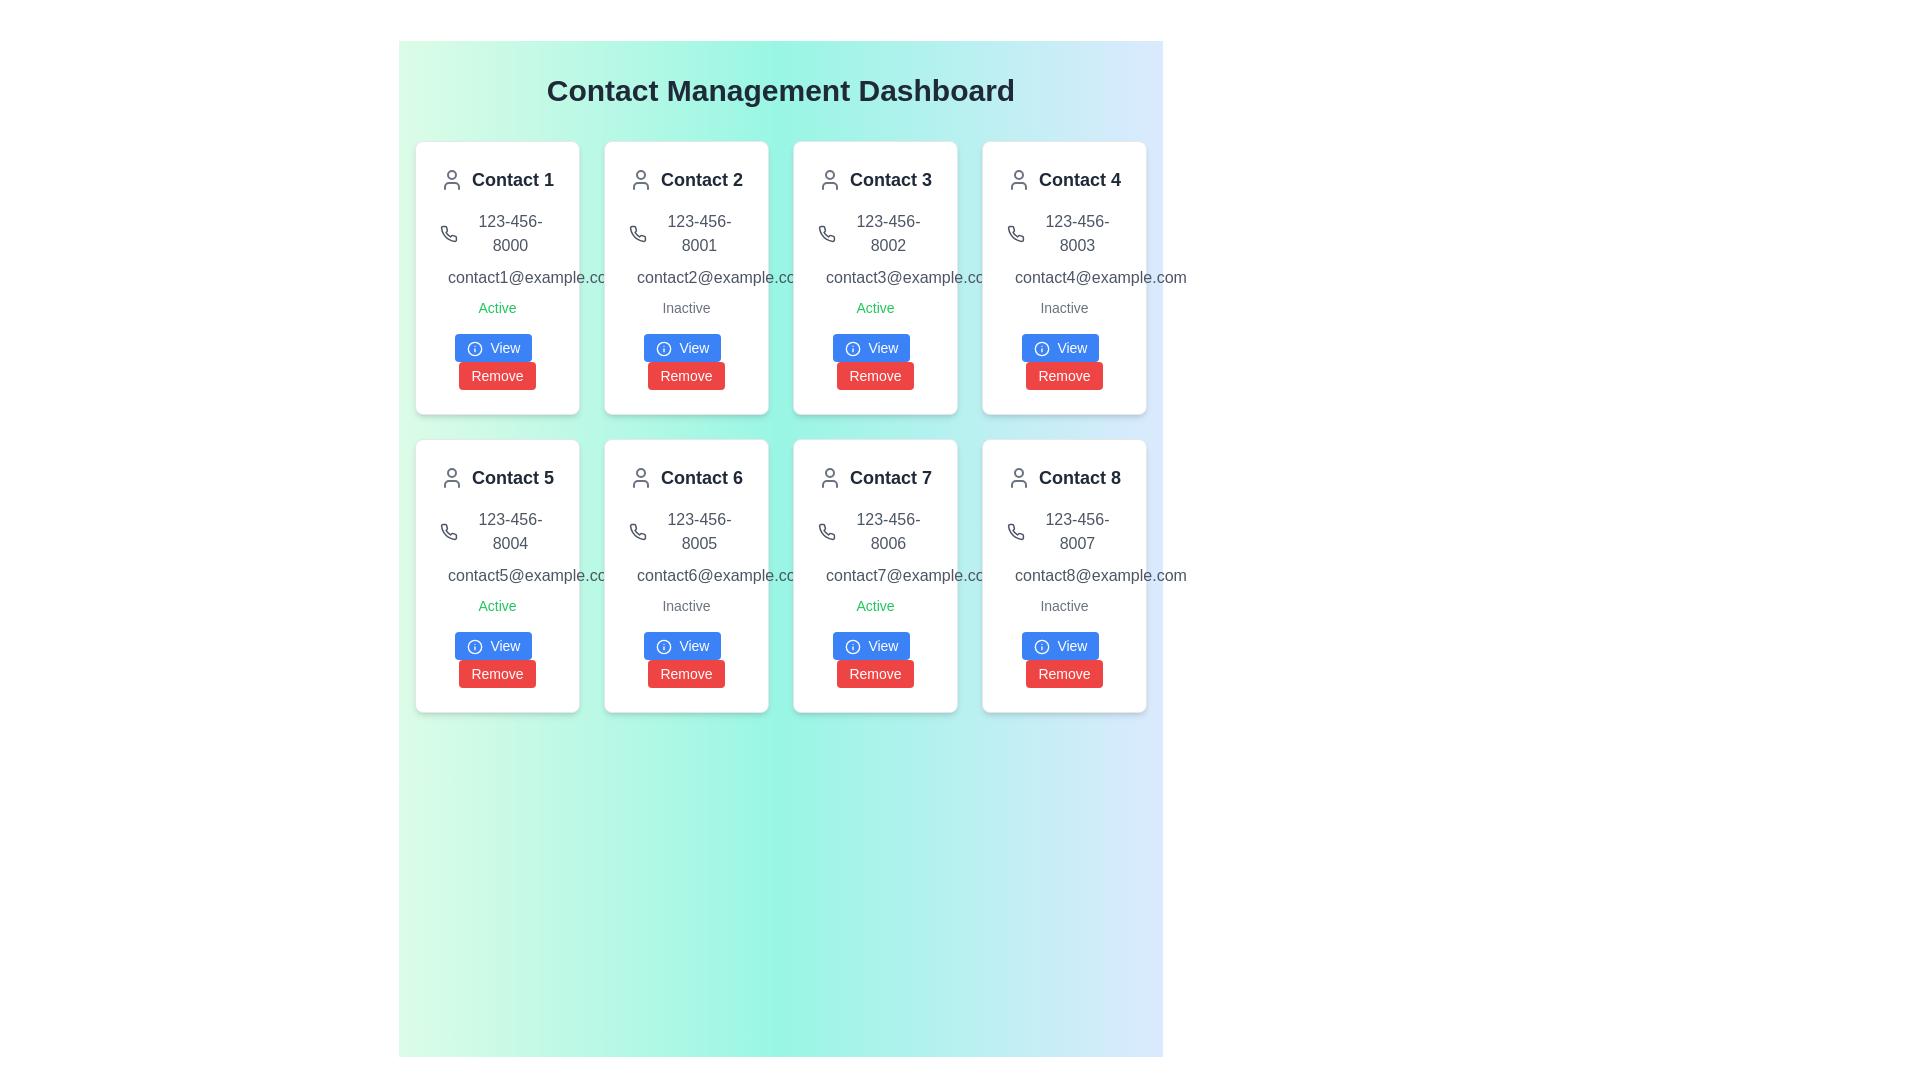  What do you see at coordinates (1063, 575) in the screenshot?
I see `the email address displayed for 'Contact 8'` at bounding box center [1063, 575].